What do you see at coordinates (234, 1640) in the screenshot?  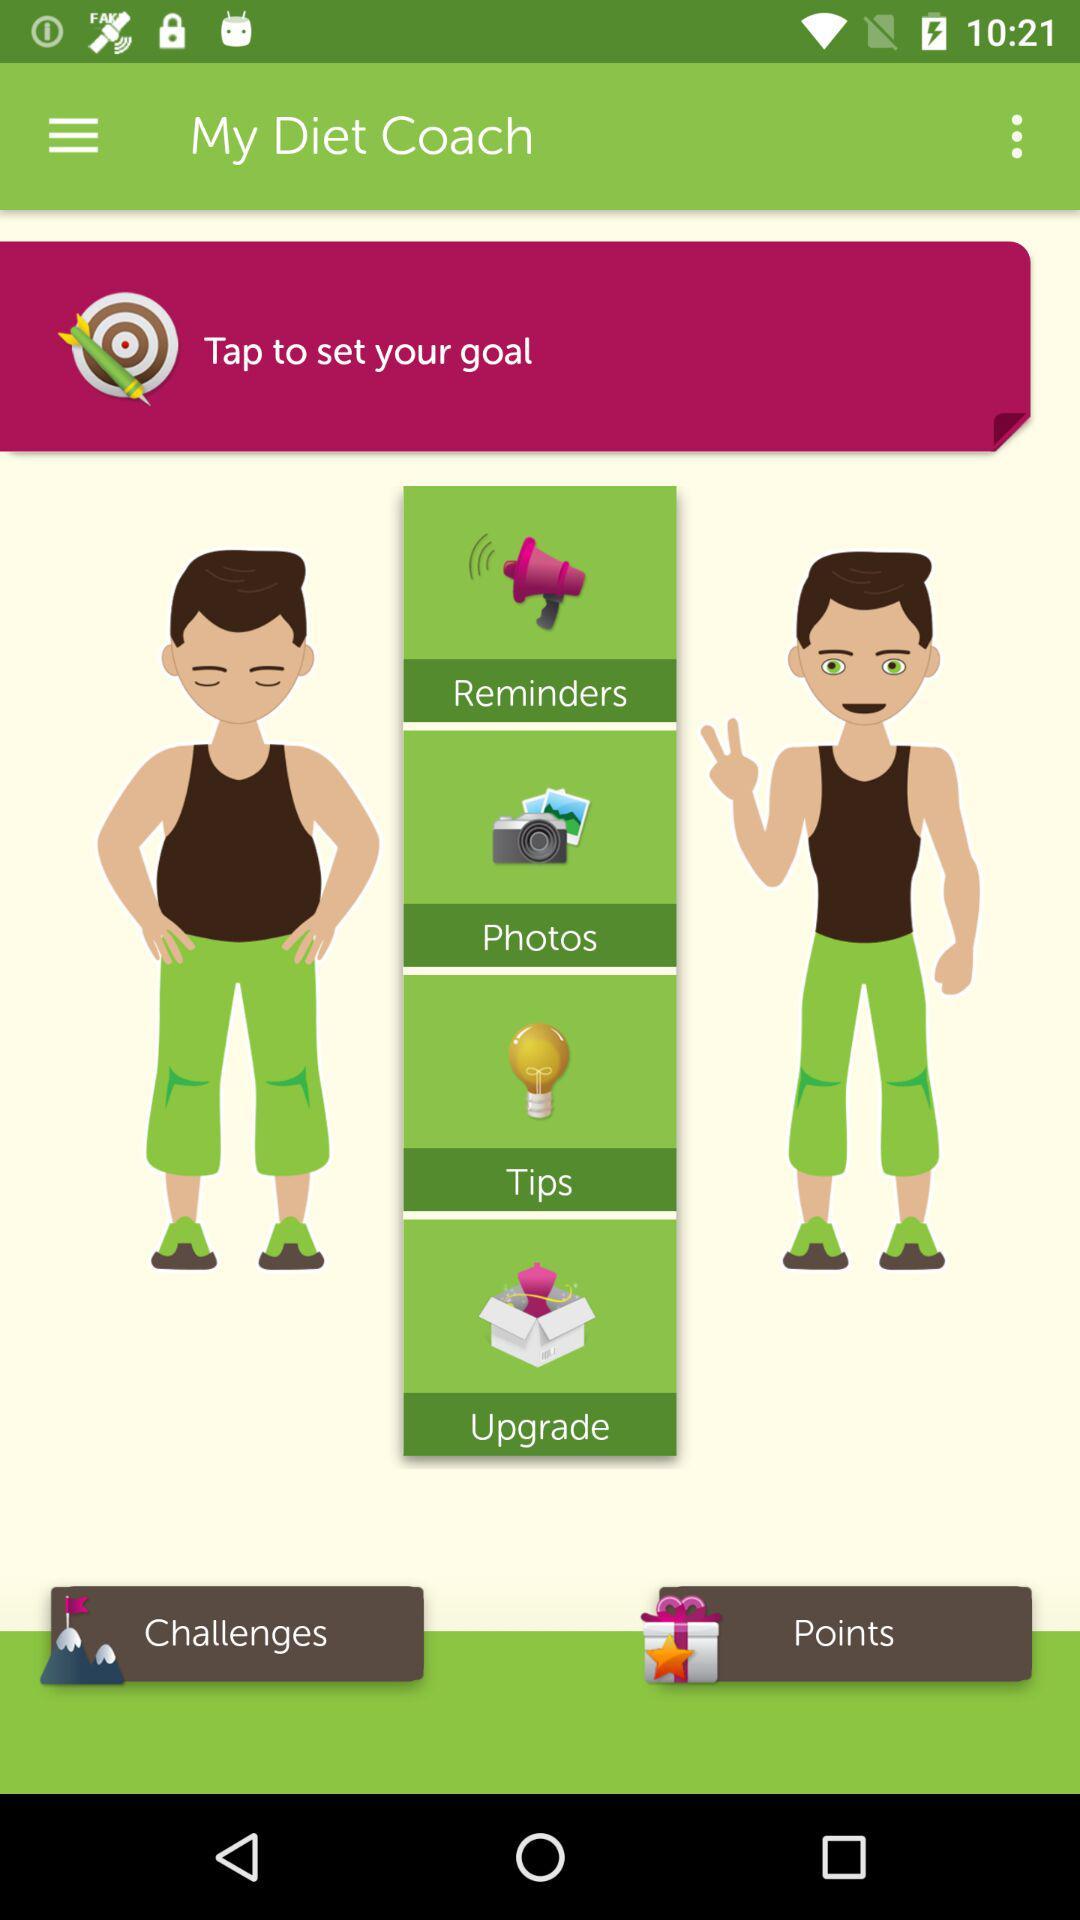 I see `the challenges` at bounding box center [234, 1640].